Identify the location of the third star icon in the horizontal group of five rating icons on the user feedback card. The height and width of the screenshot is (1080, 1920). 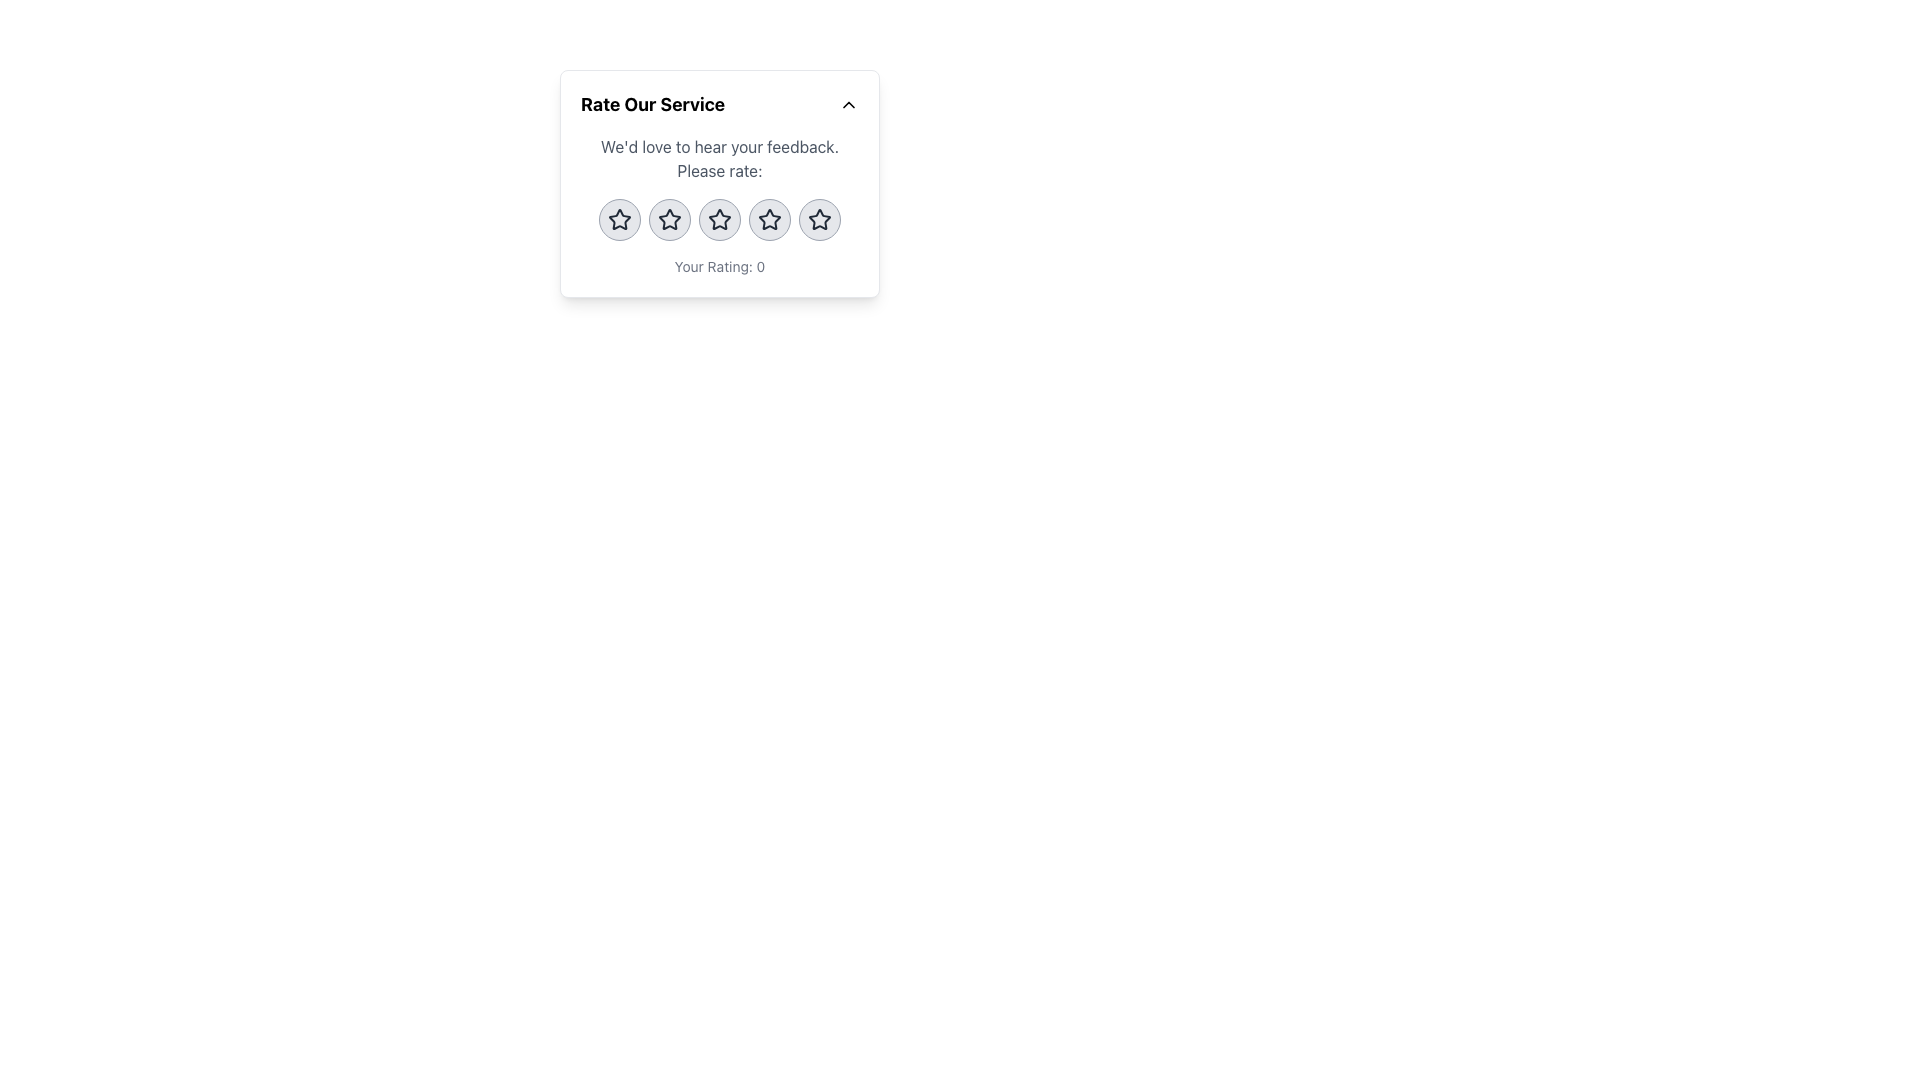
(720, 219).